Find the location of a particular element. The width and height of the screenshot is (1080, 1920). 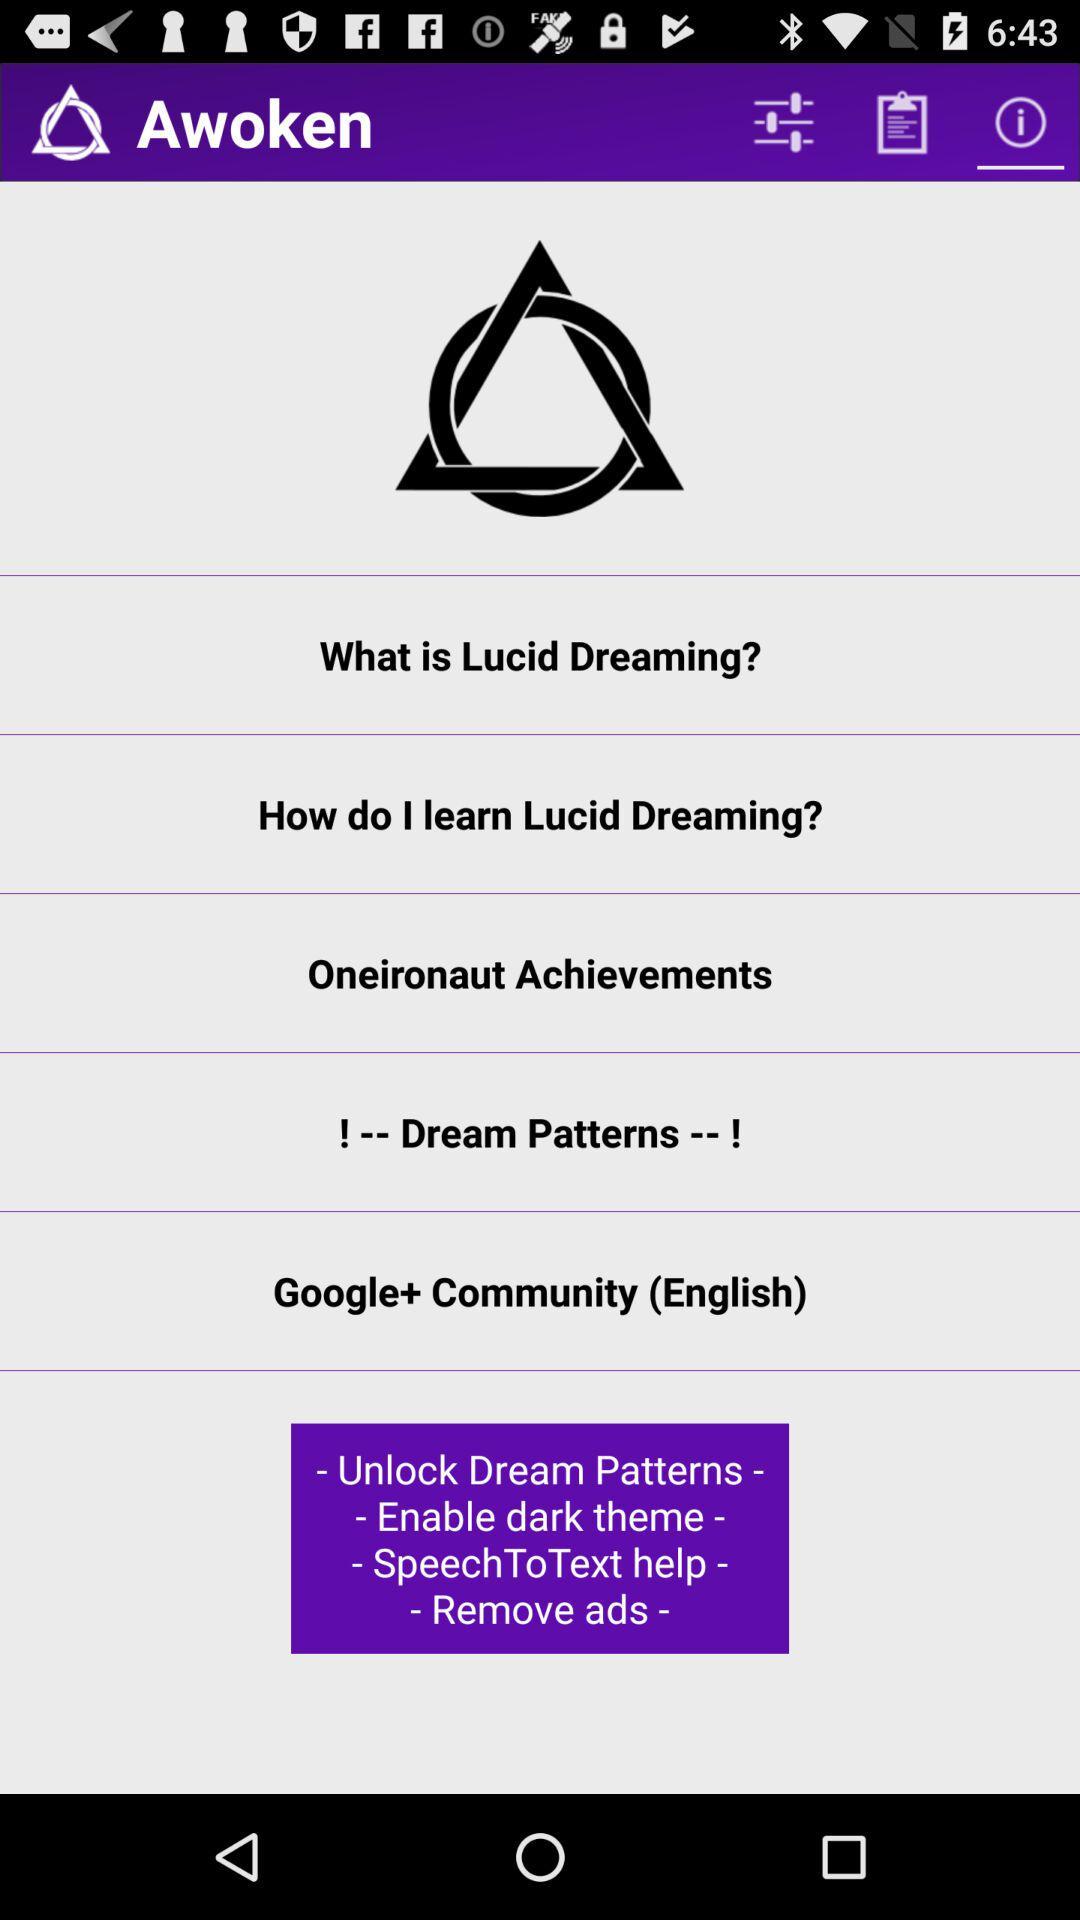

paste journal is located at coordinates (902, 121).